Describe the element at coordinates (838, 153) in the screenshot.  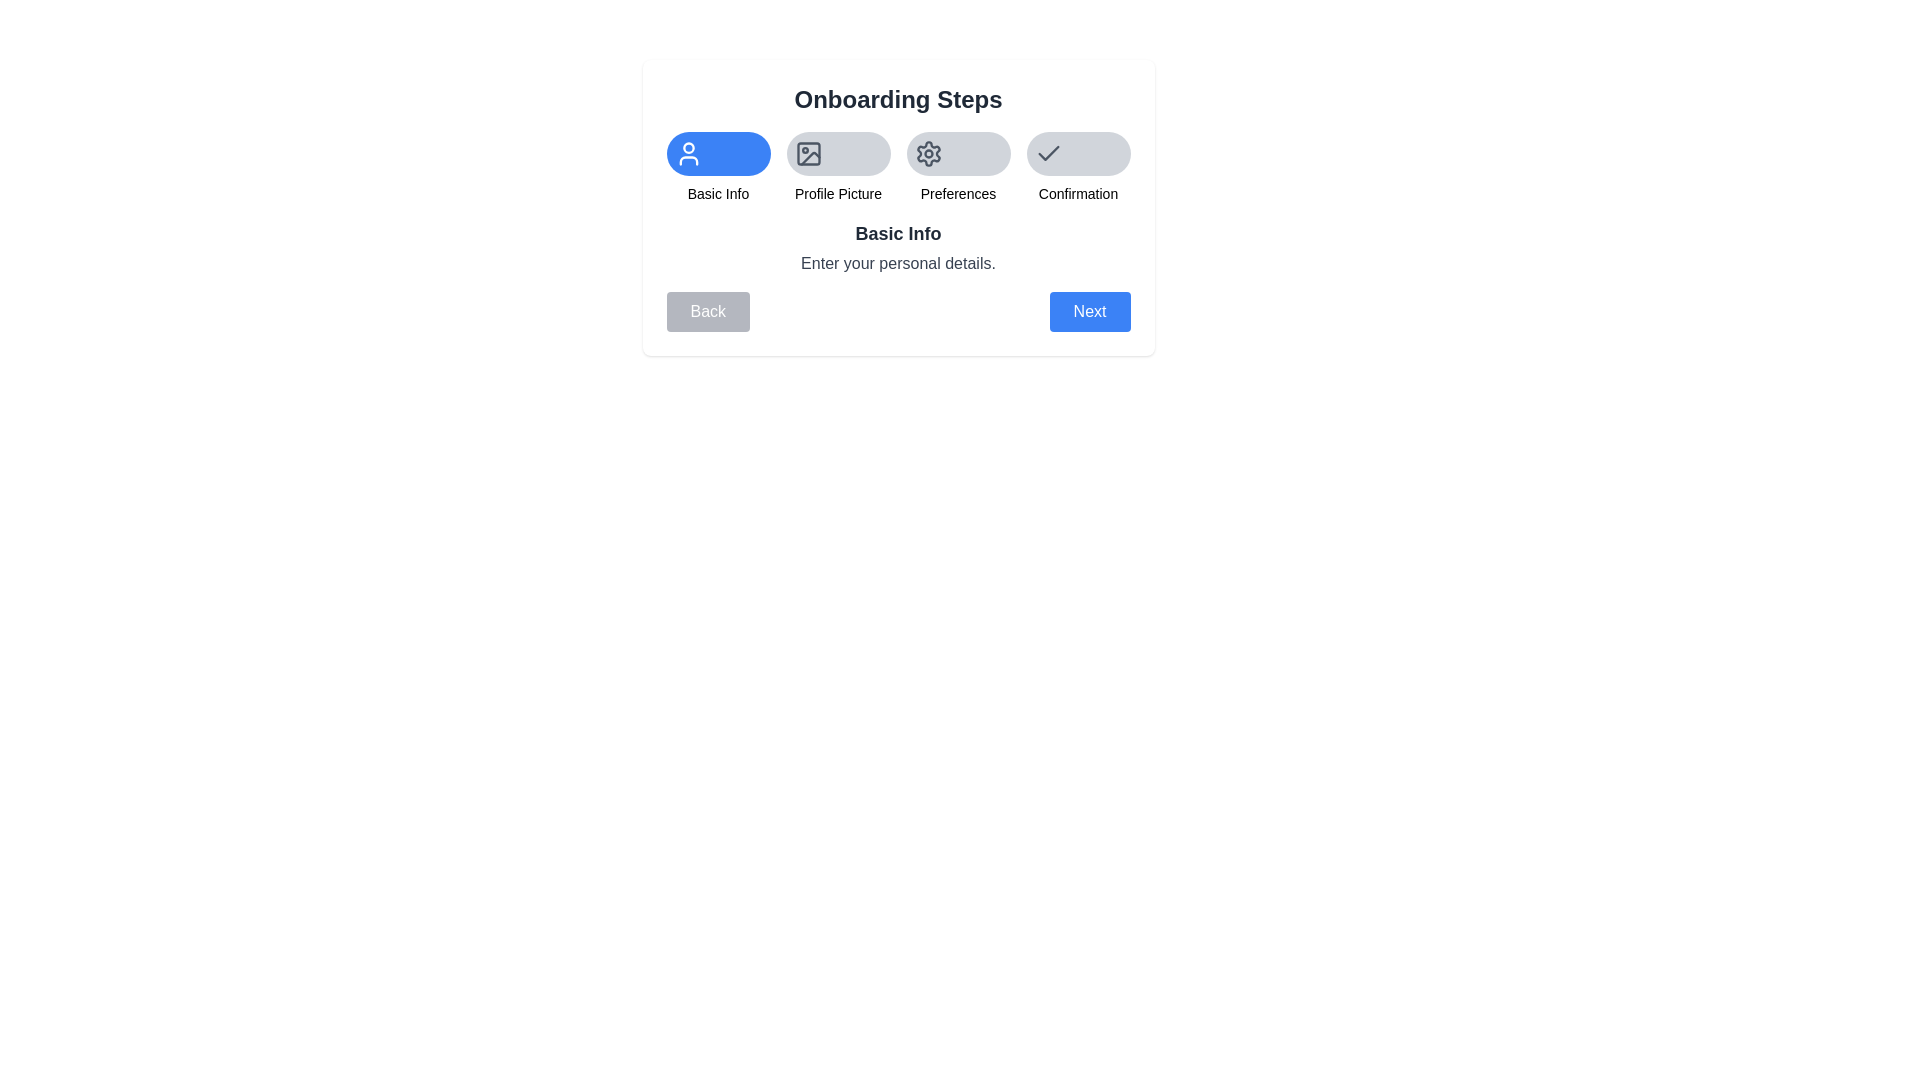
I see `the step icon corresponding to Profile Picture` at that location.